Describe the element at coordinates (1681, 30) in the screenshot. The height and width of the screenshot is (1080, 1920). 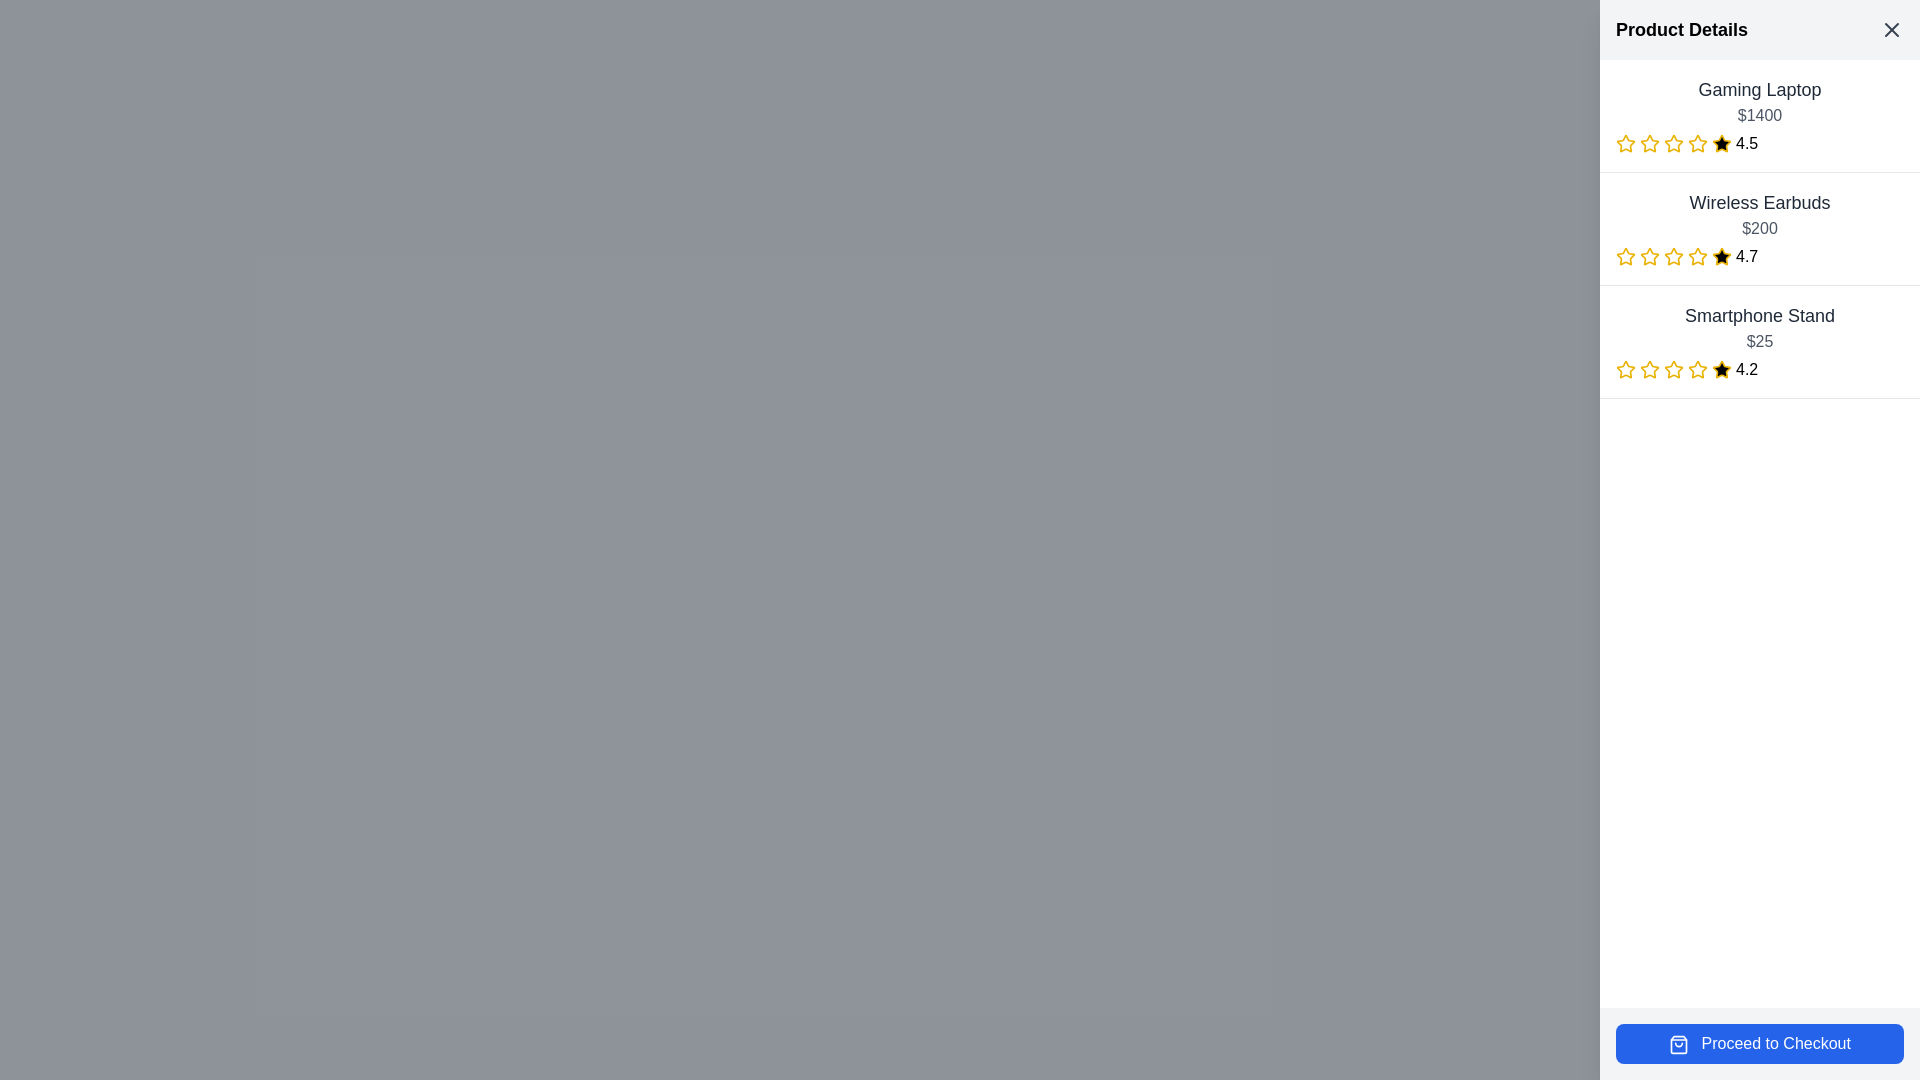
I see `the static text label that serves as a title or heading for product information, located in the upper right sidebar header bar` at that location.